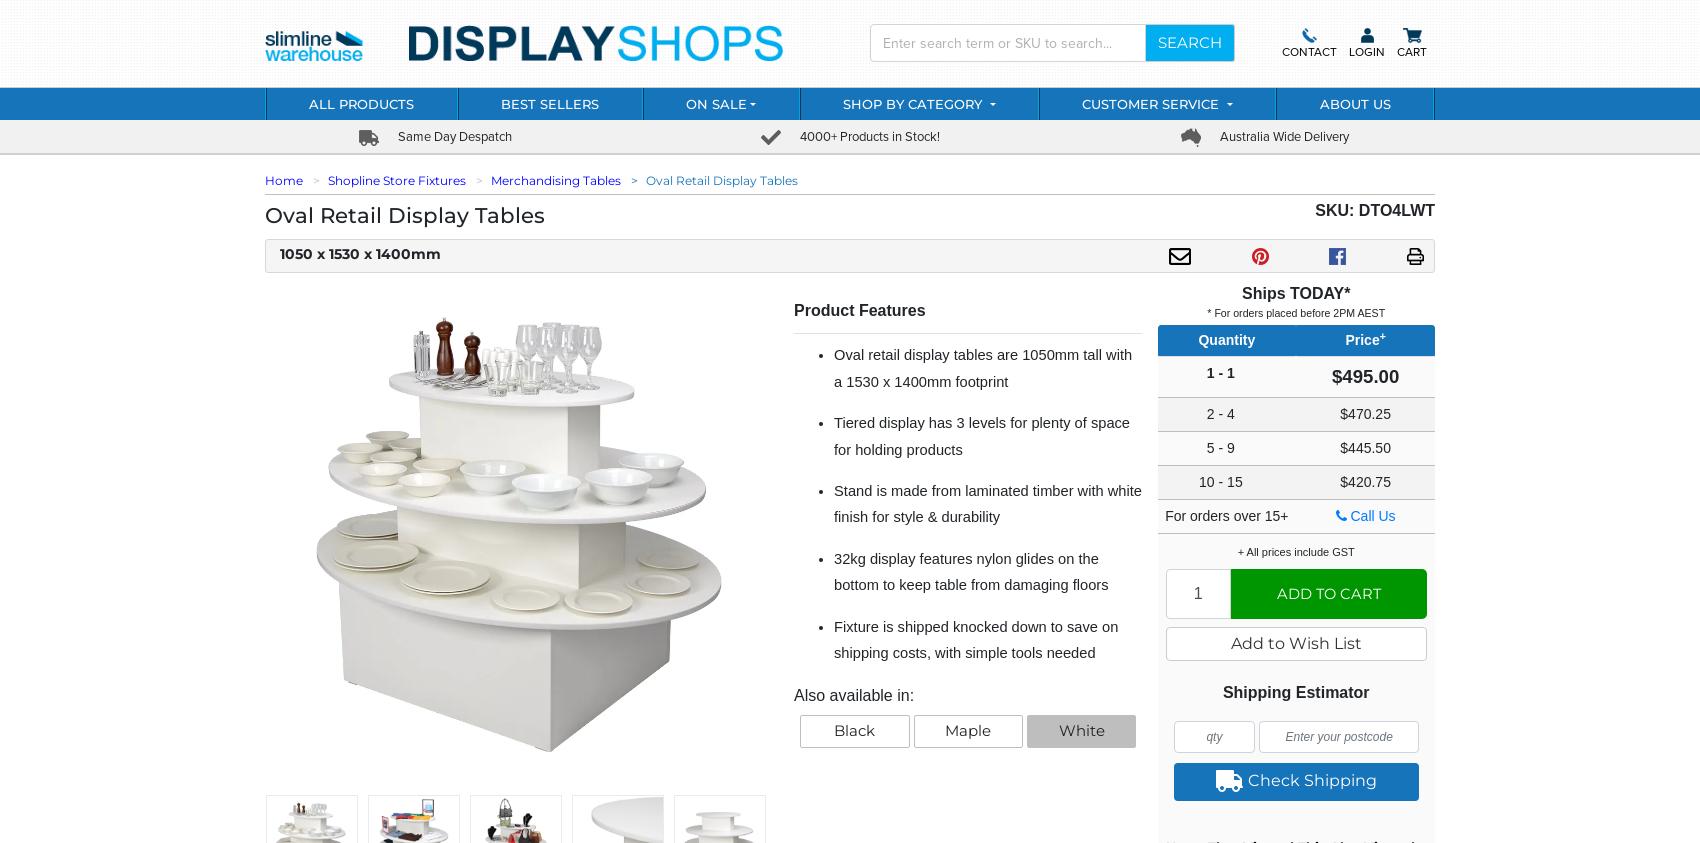  I want to click on 'SKU: DTO4LWT', so click(1374, 209).